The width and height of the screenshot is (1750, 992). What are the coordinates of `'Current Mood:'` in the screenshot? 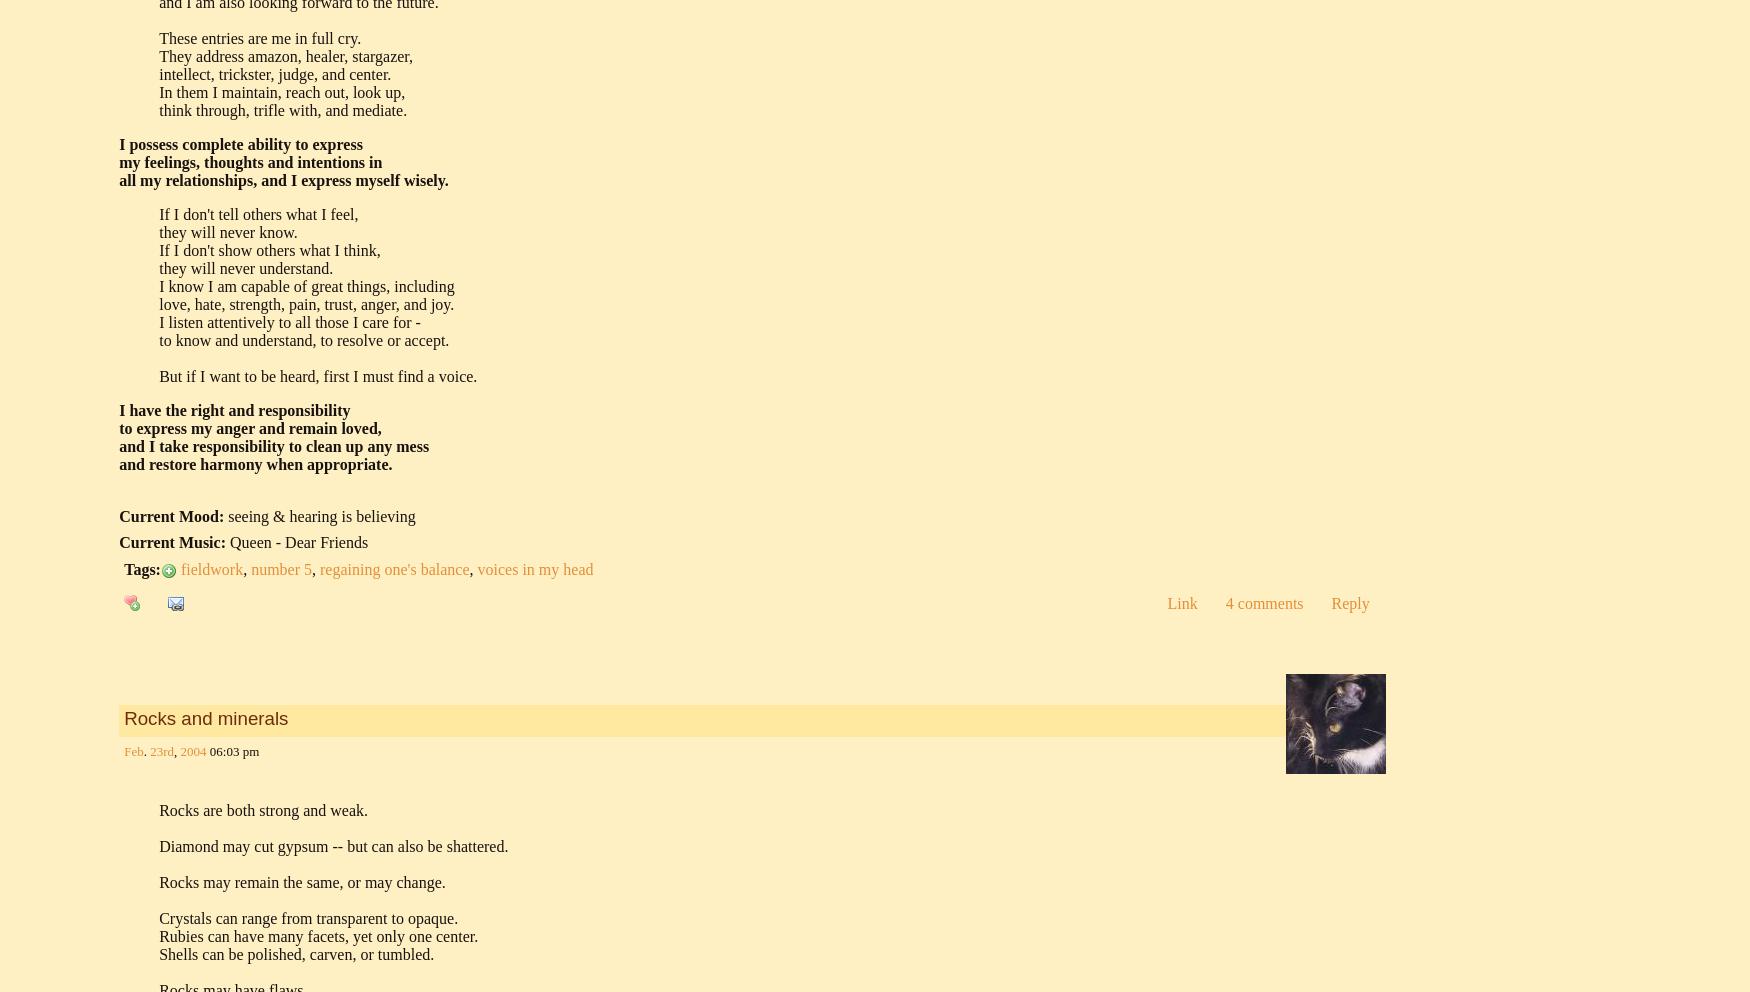 It's located at (170, 514).